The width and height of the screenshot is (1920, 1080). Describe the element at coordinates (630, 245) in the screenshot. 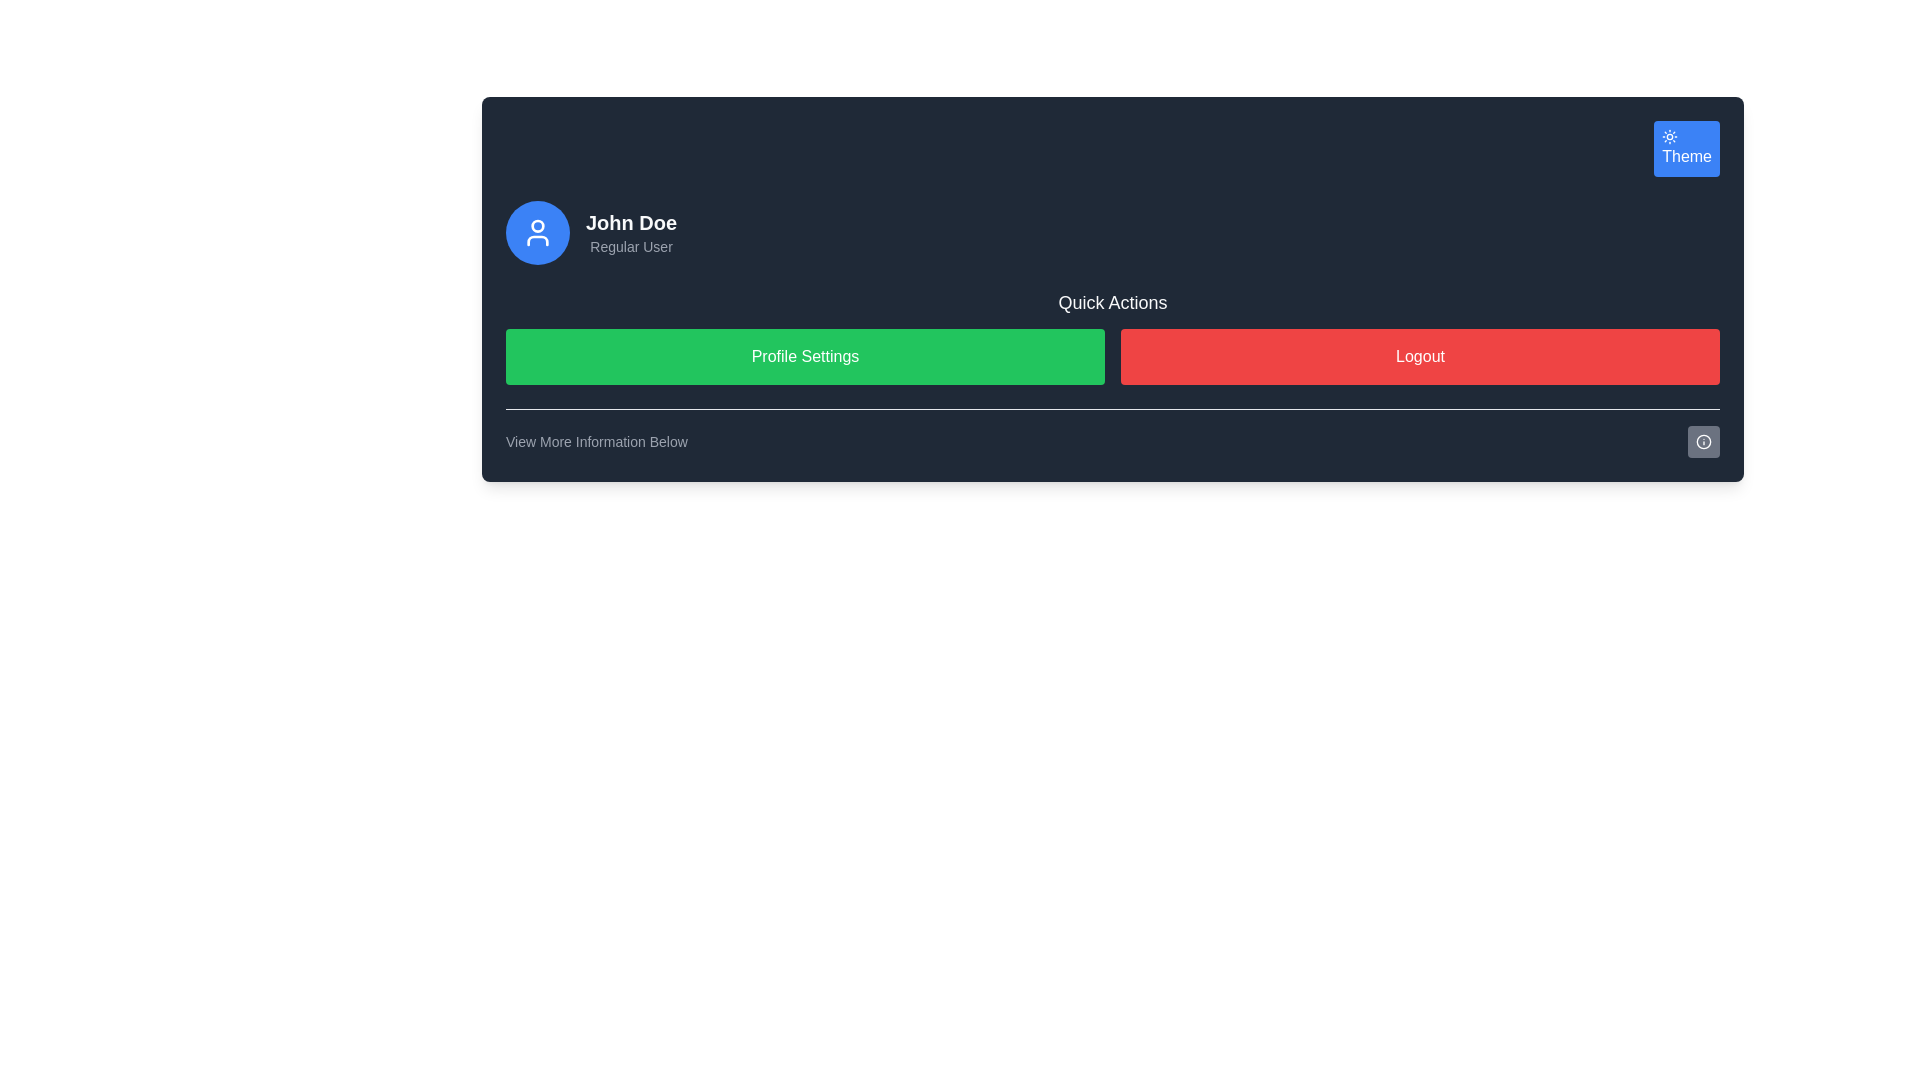

I see `the 'Regular User' text label that indicates the type or role of the individual described in the 'John Doe' section, located directly below the larger 'John Doe' label` at that location.